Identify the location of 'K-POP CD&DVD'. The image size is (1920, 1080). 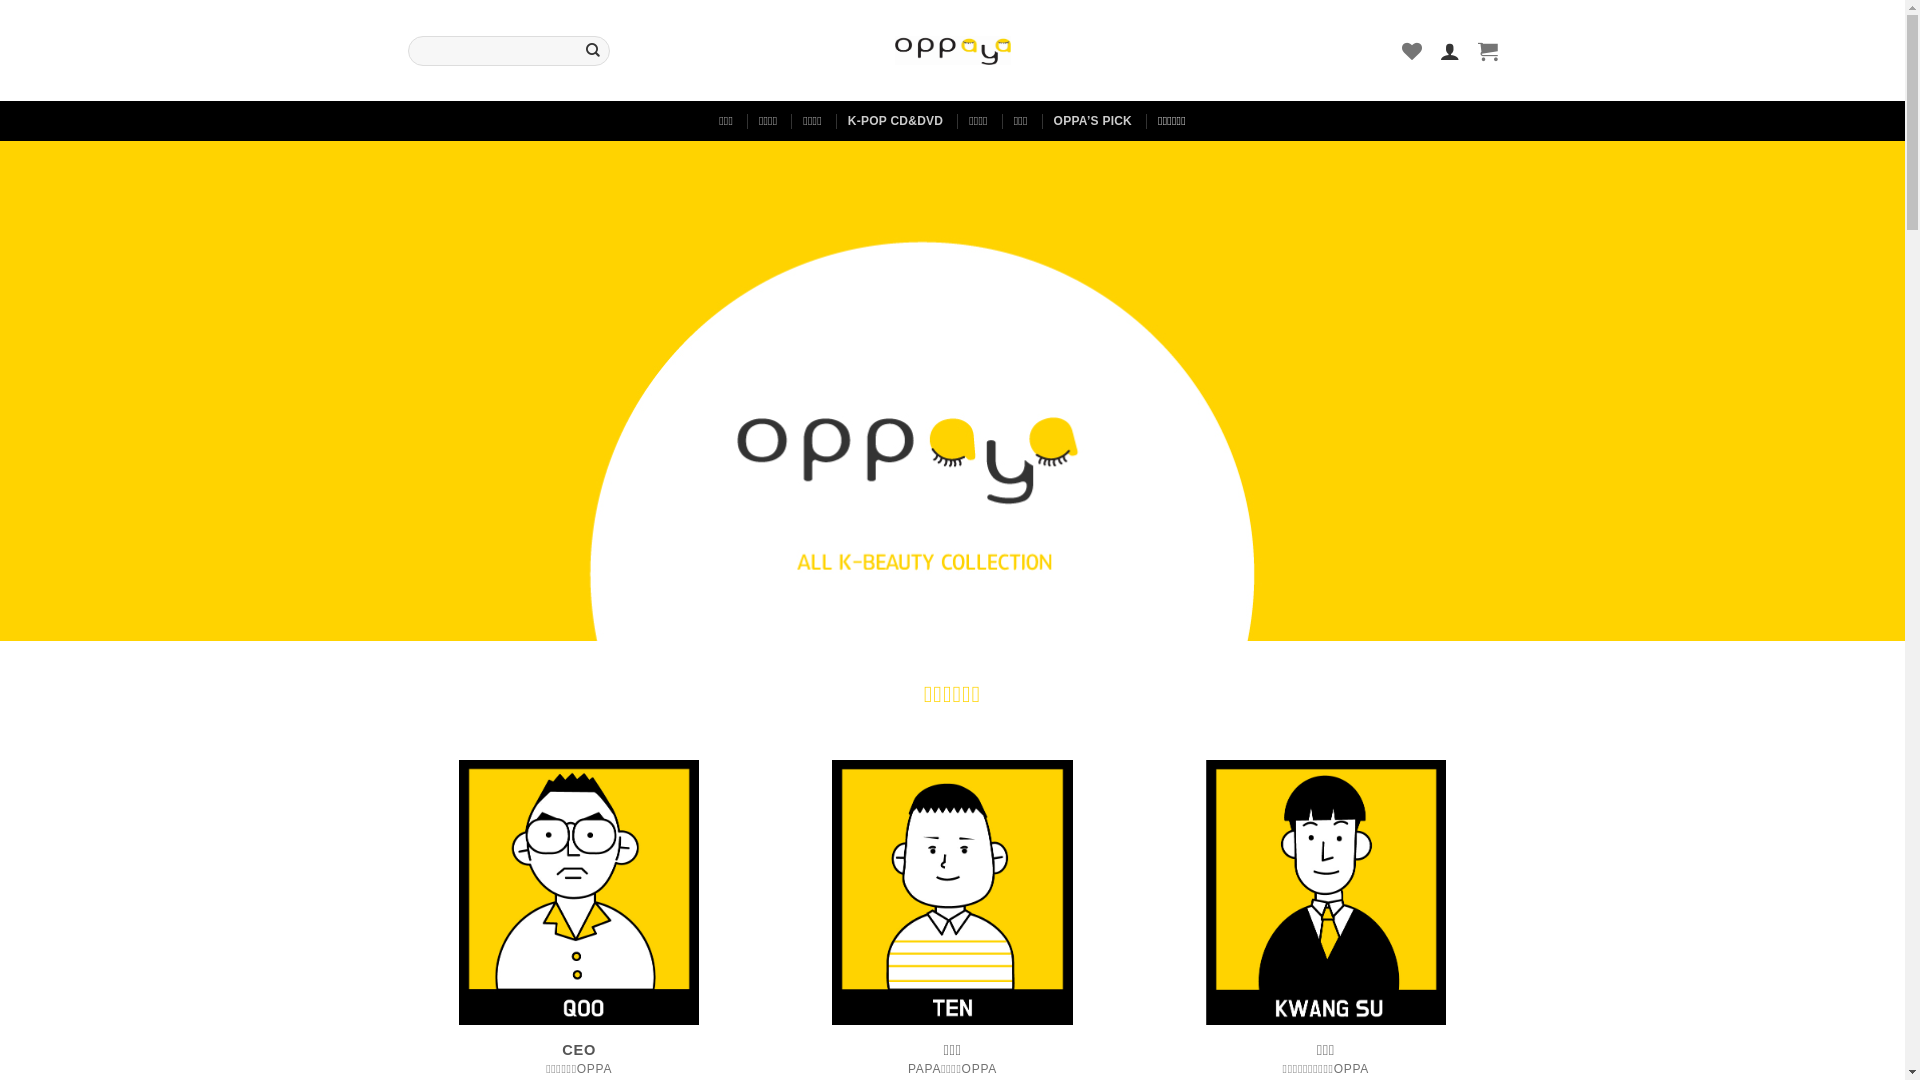
(894, 120).